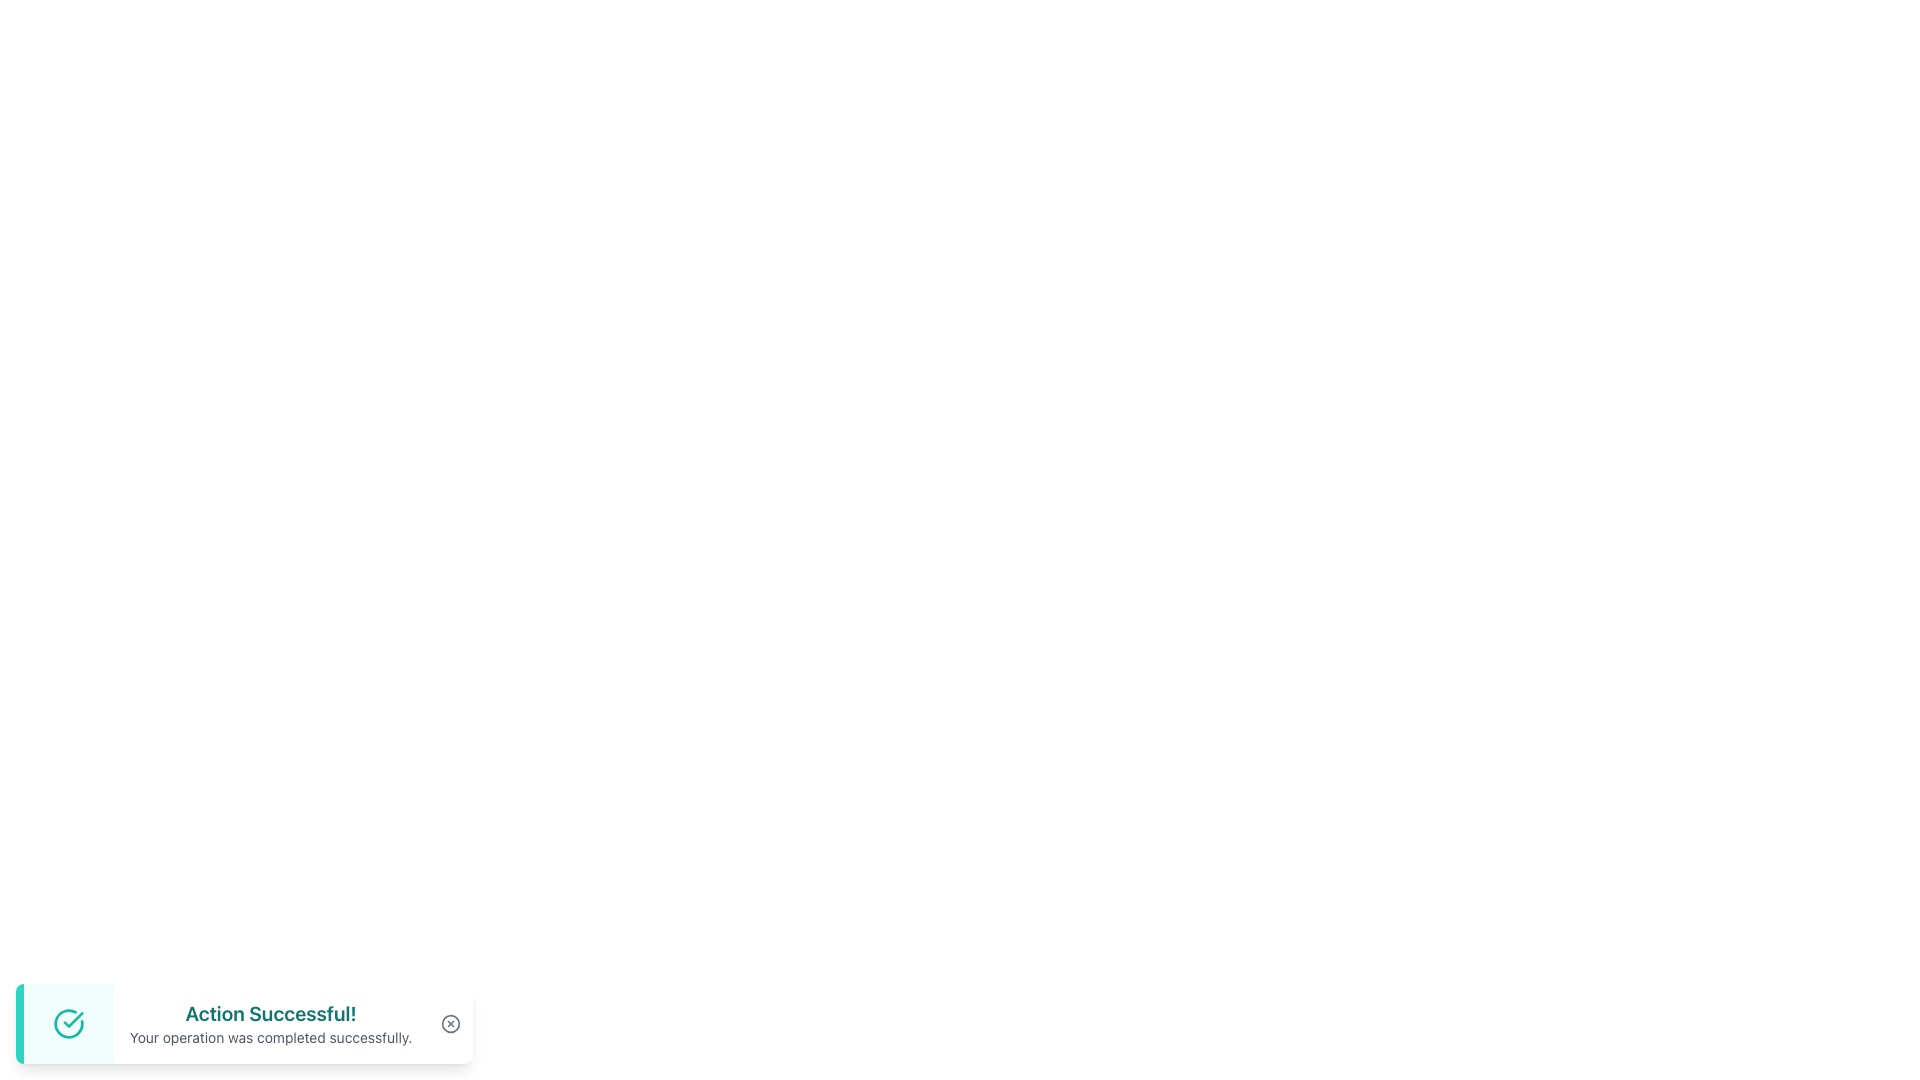  Describe the element at coordinates (68, 1023) in the screenshot. I see `the green circular icon with a checkmark located in the bottom-left corner of the notification box that indicates 'Action Successful!'` at that location.